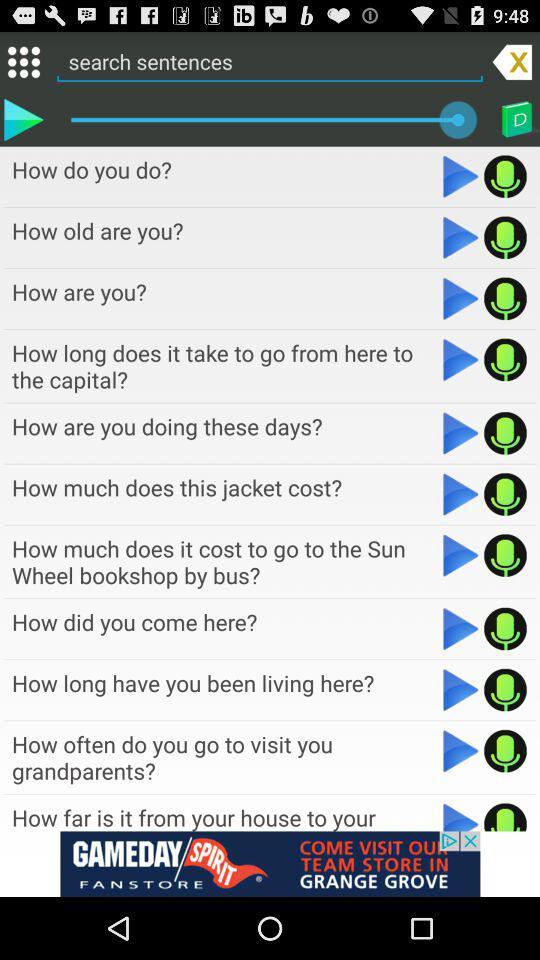 This screenshot has width=540, height=960. I want to click on record button, so click(504, 628).